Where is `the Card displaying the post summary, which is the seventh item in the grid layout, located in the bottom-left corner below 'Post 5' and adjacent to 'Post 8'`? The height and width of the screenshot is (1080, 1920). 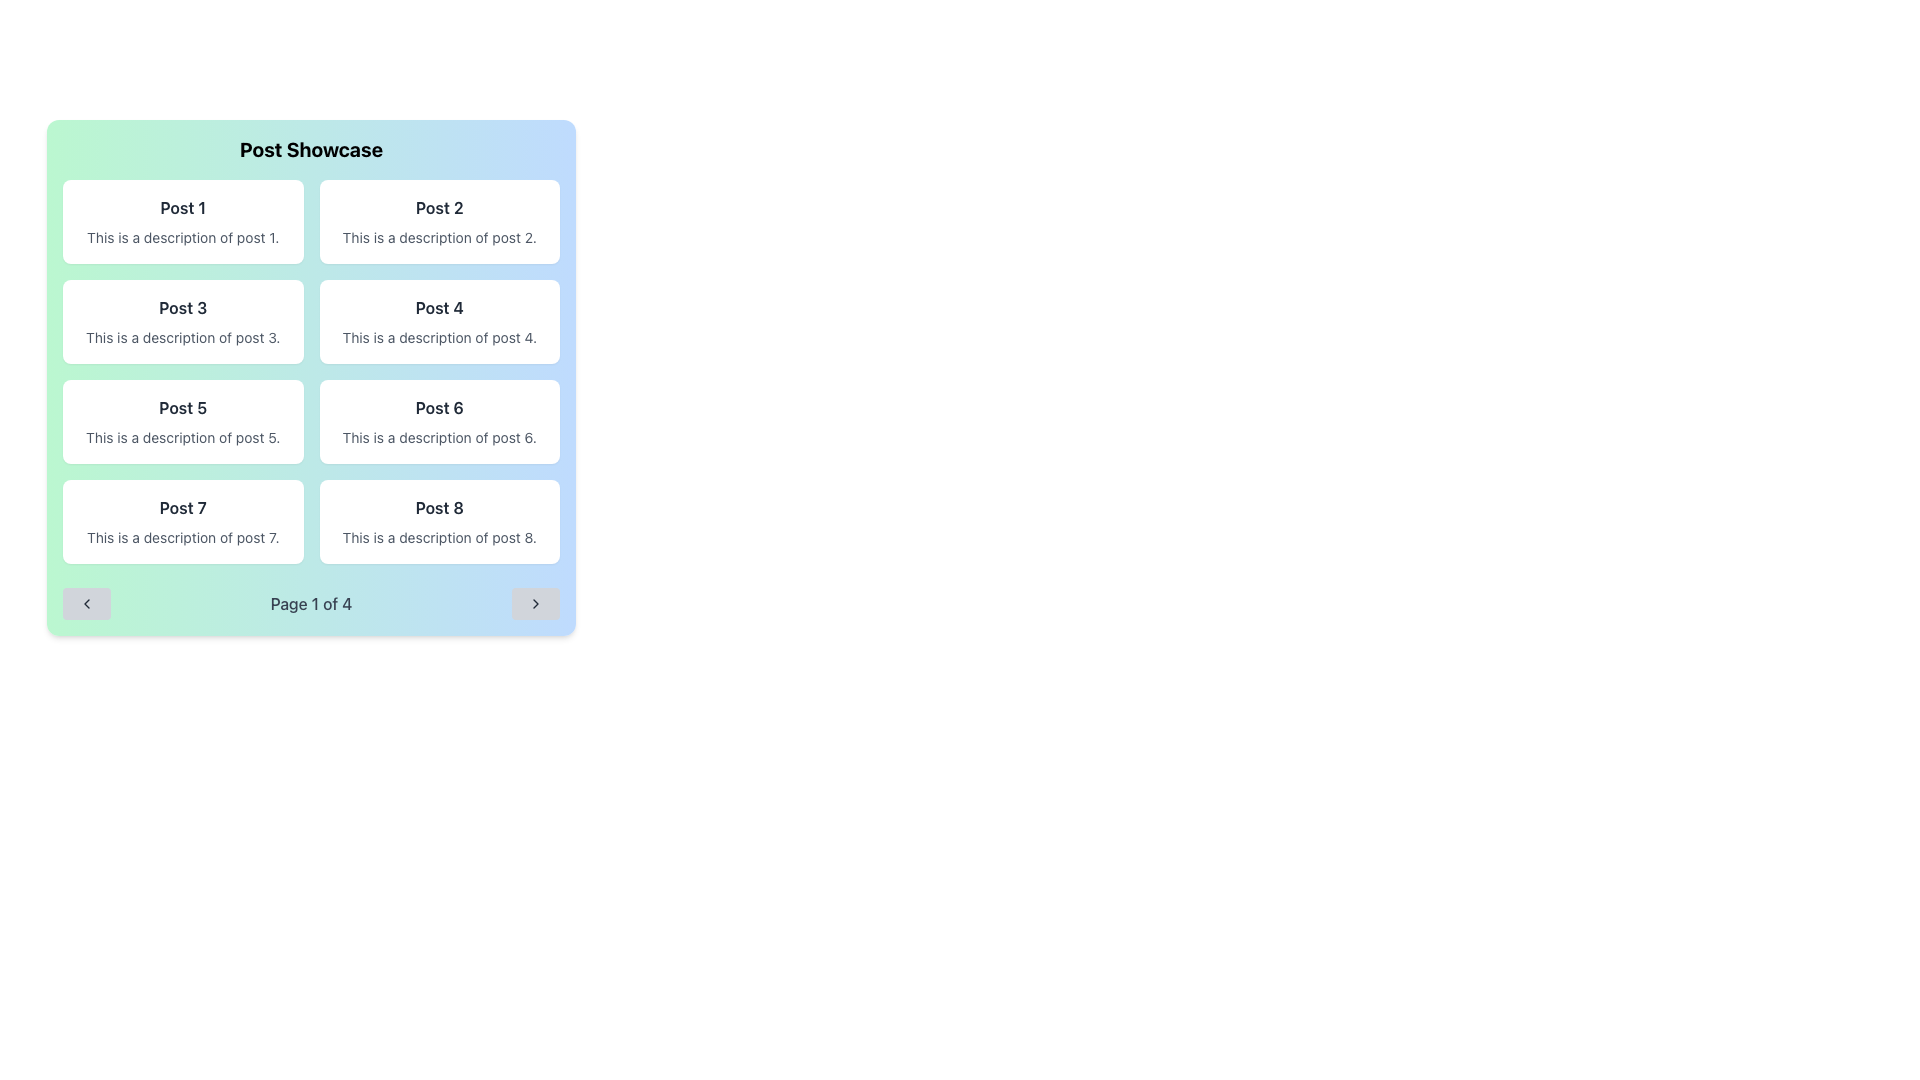
the Card displaying the post summary, which is the seventh item in the grid layout, located in the bottom-left corner below 'Post 5' and adjacent to 'Post 8' is located at coordinates (183, 520).